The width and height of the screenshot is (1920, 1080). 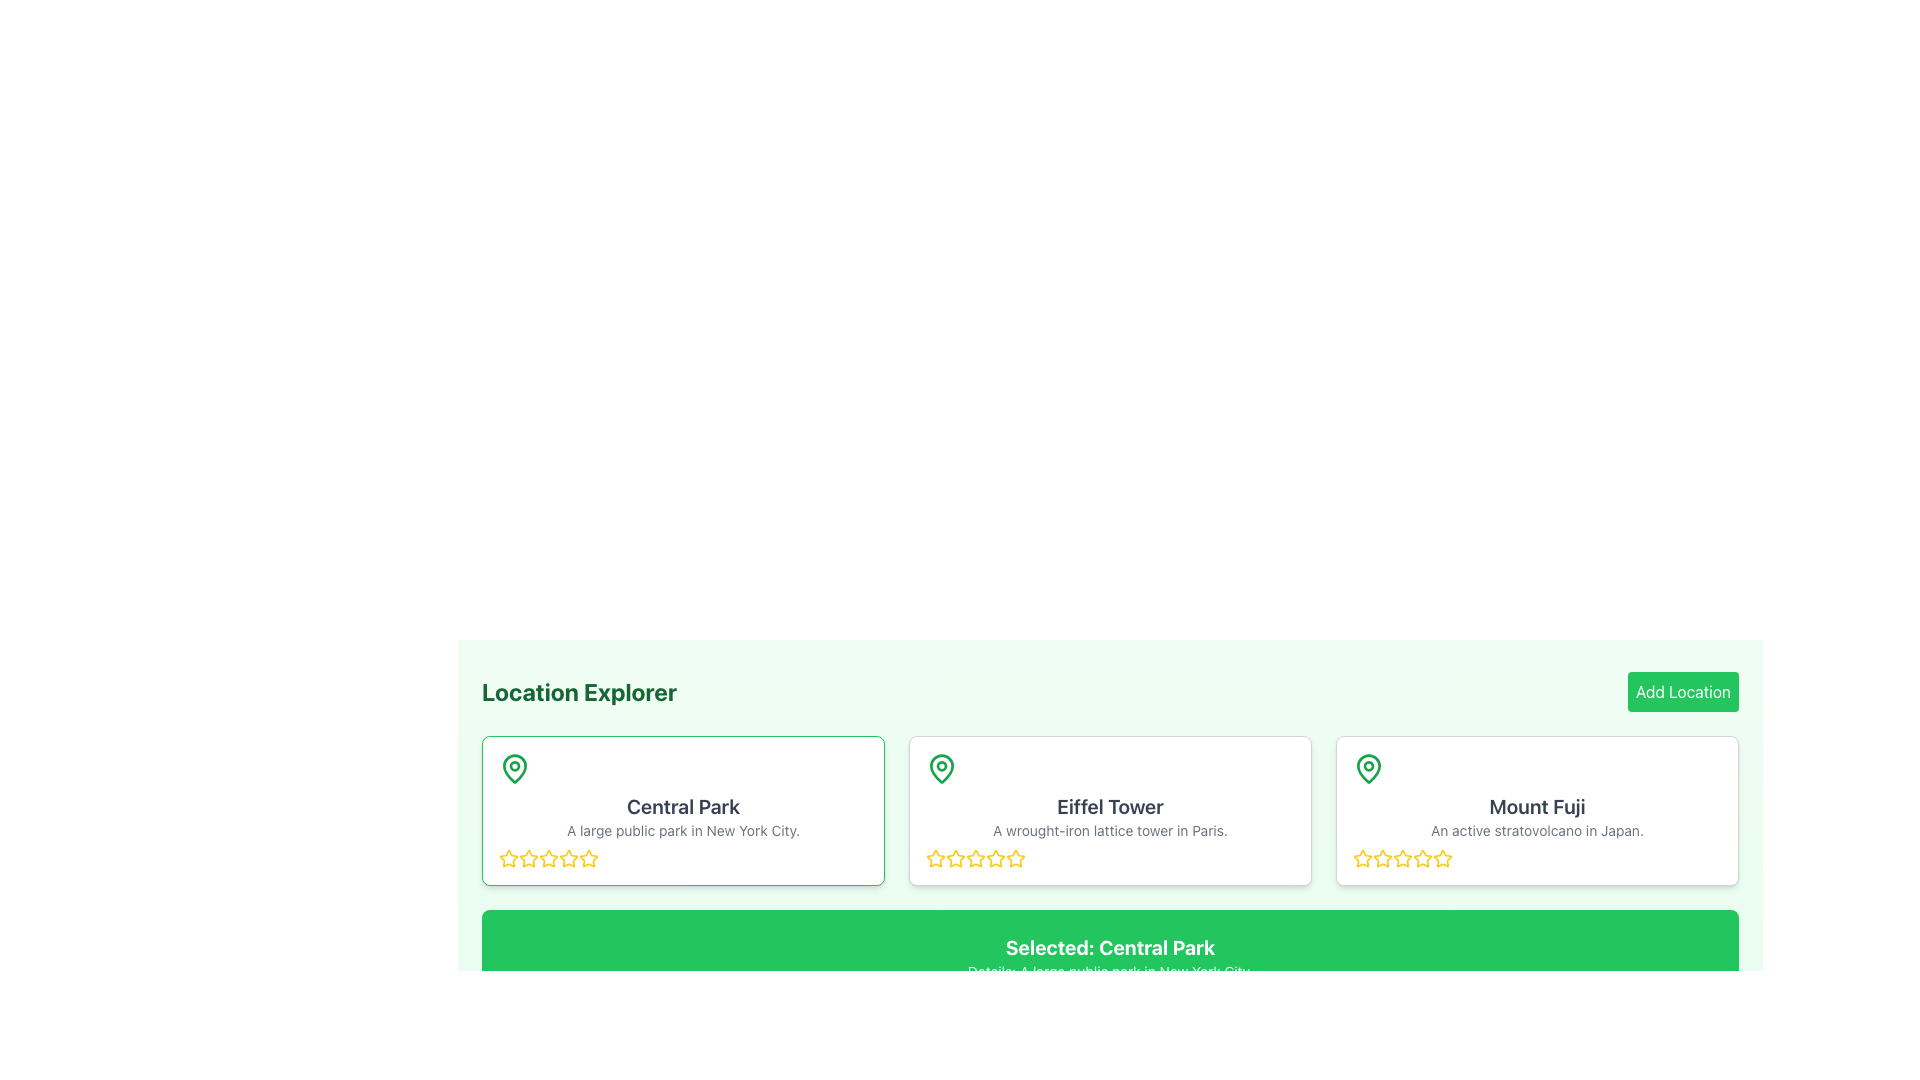 I want to click on the third yellow star-shaped rating icon for 'Central Park', so click(x=528, y=858).